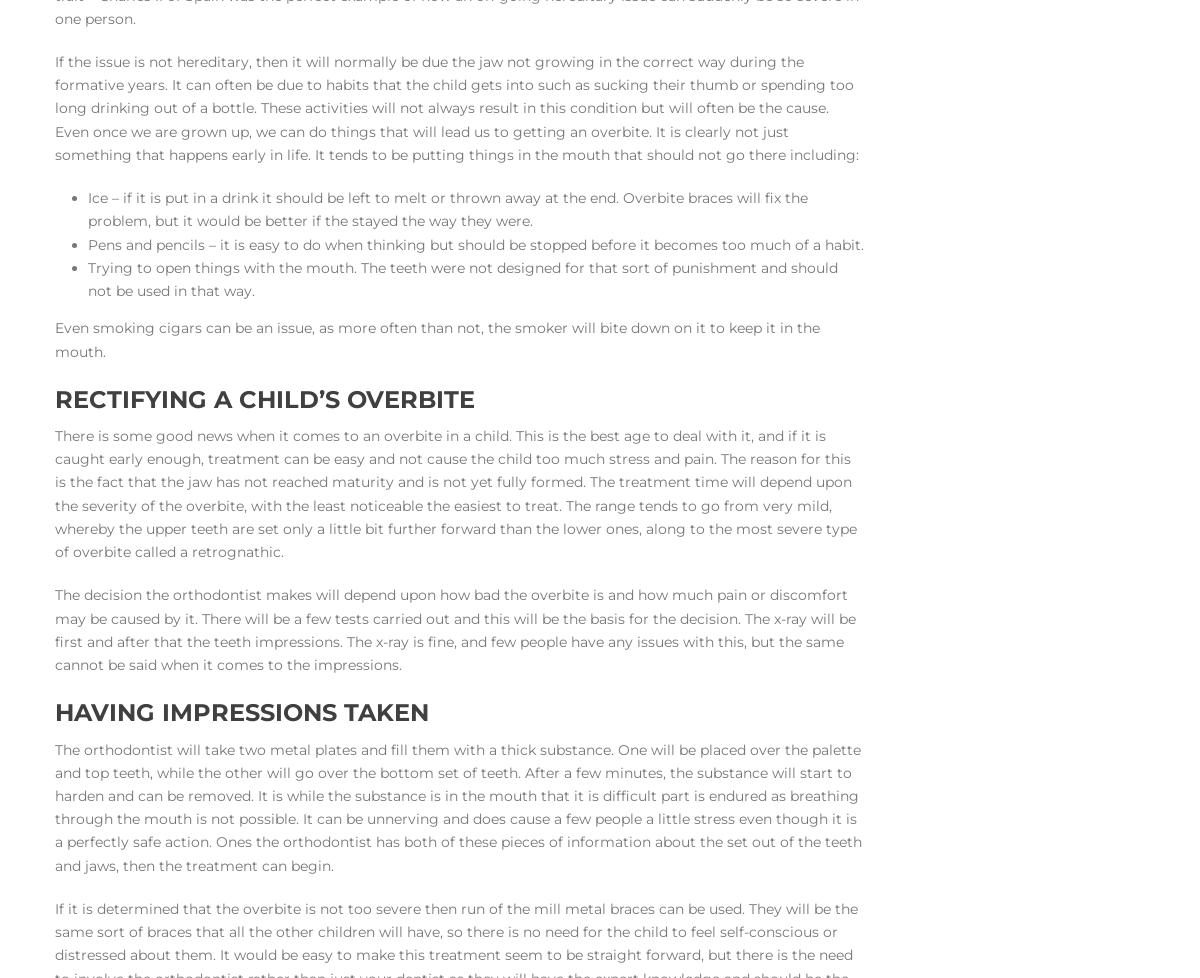 The image size is (1200, 978). Describe the element at coordinates (447, 209) in the screenshot. I see `'Ice – if it is put in a drink it should be left to melt or thrown away at the end. Overbite braces will fix the problem, but it would be better if the stayed the way they were.'` at that location.